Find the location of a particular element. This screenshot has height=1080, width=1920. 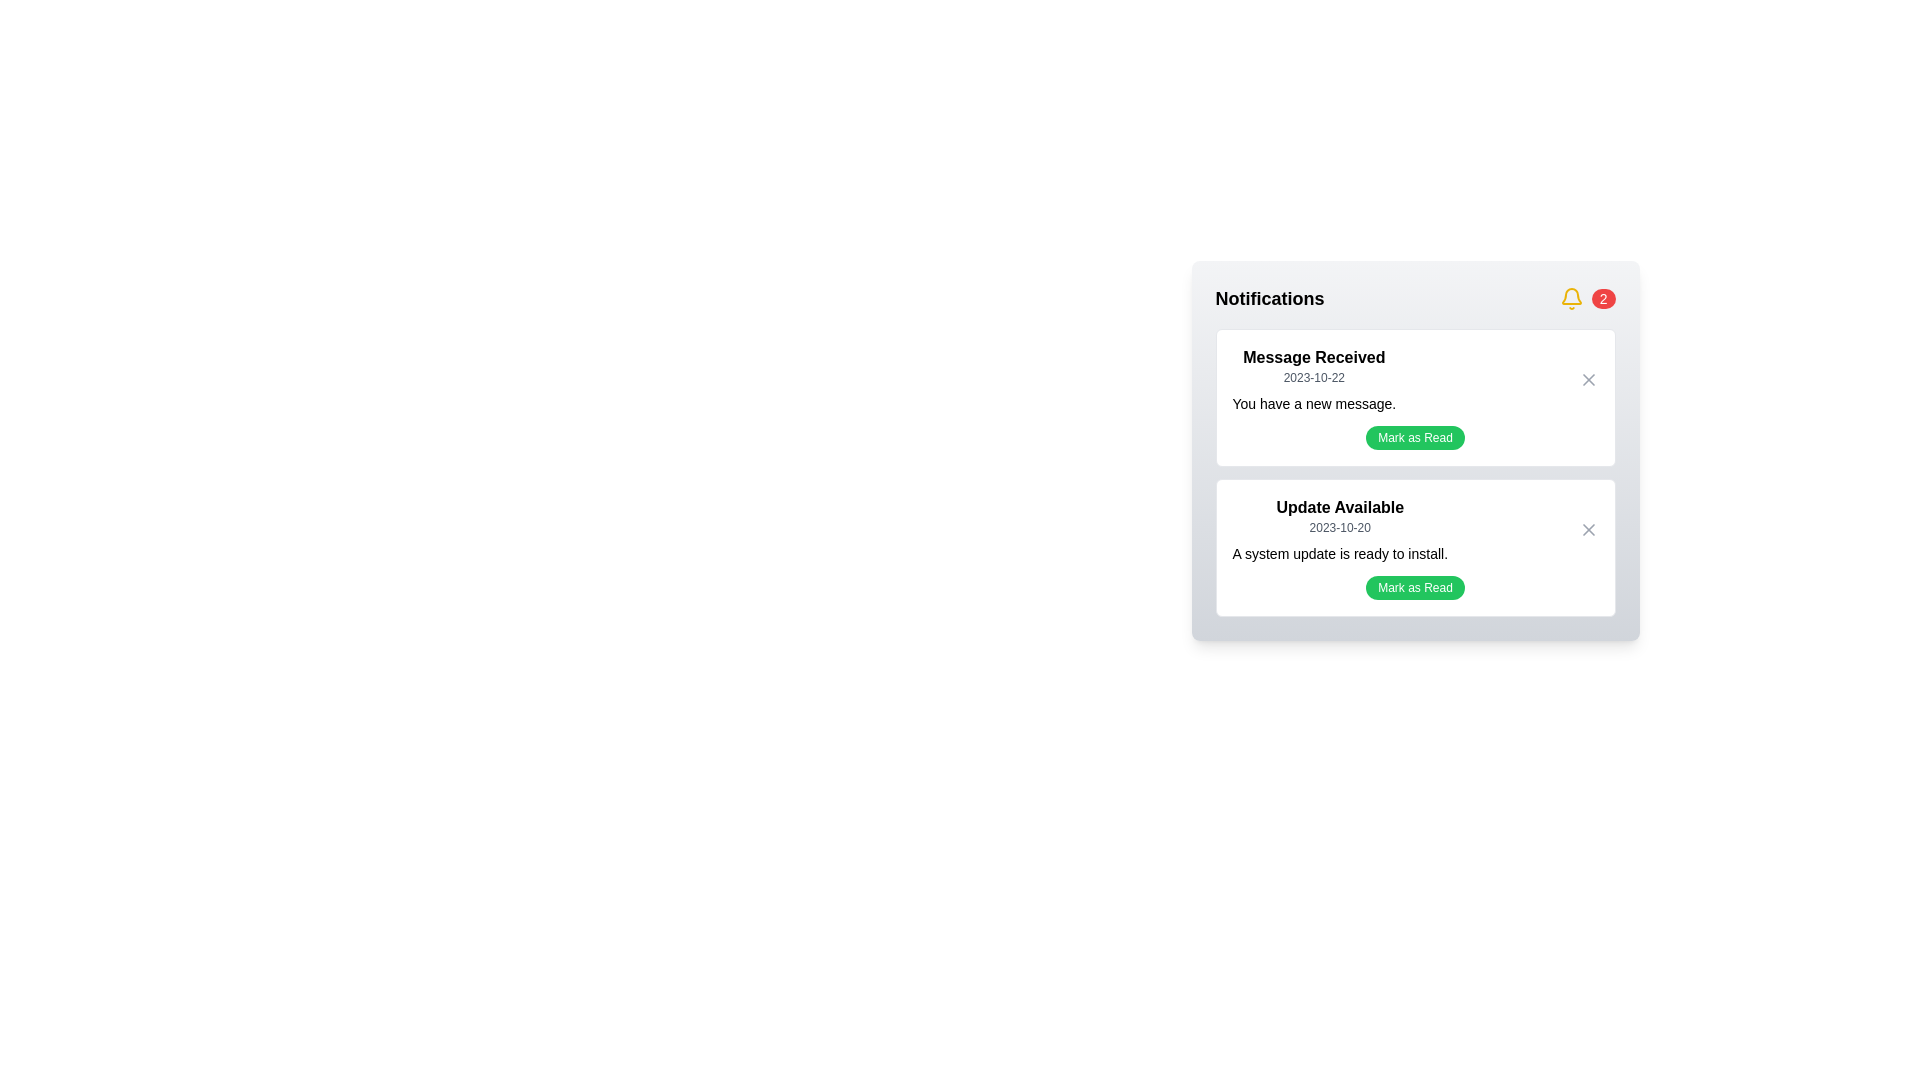

the header section displaying 'Notifications' with a yellow bell icon and a red badge showing '2' is located at coordinates (1414, 299).